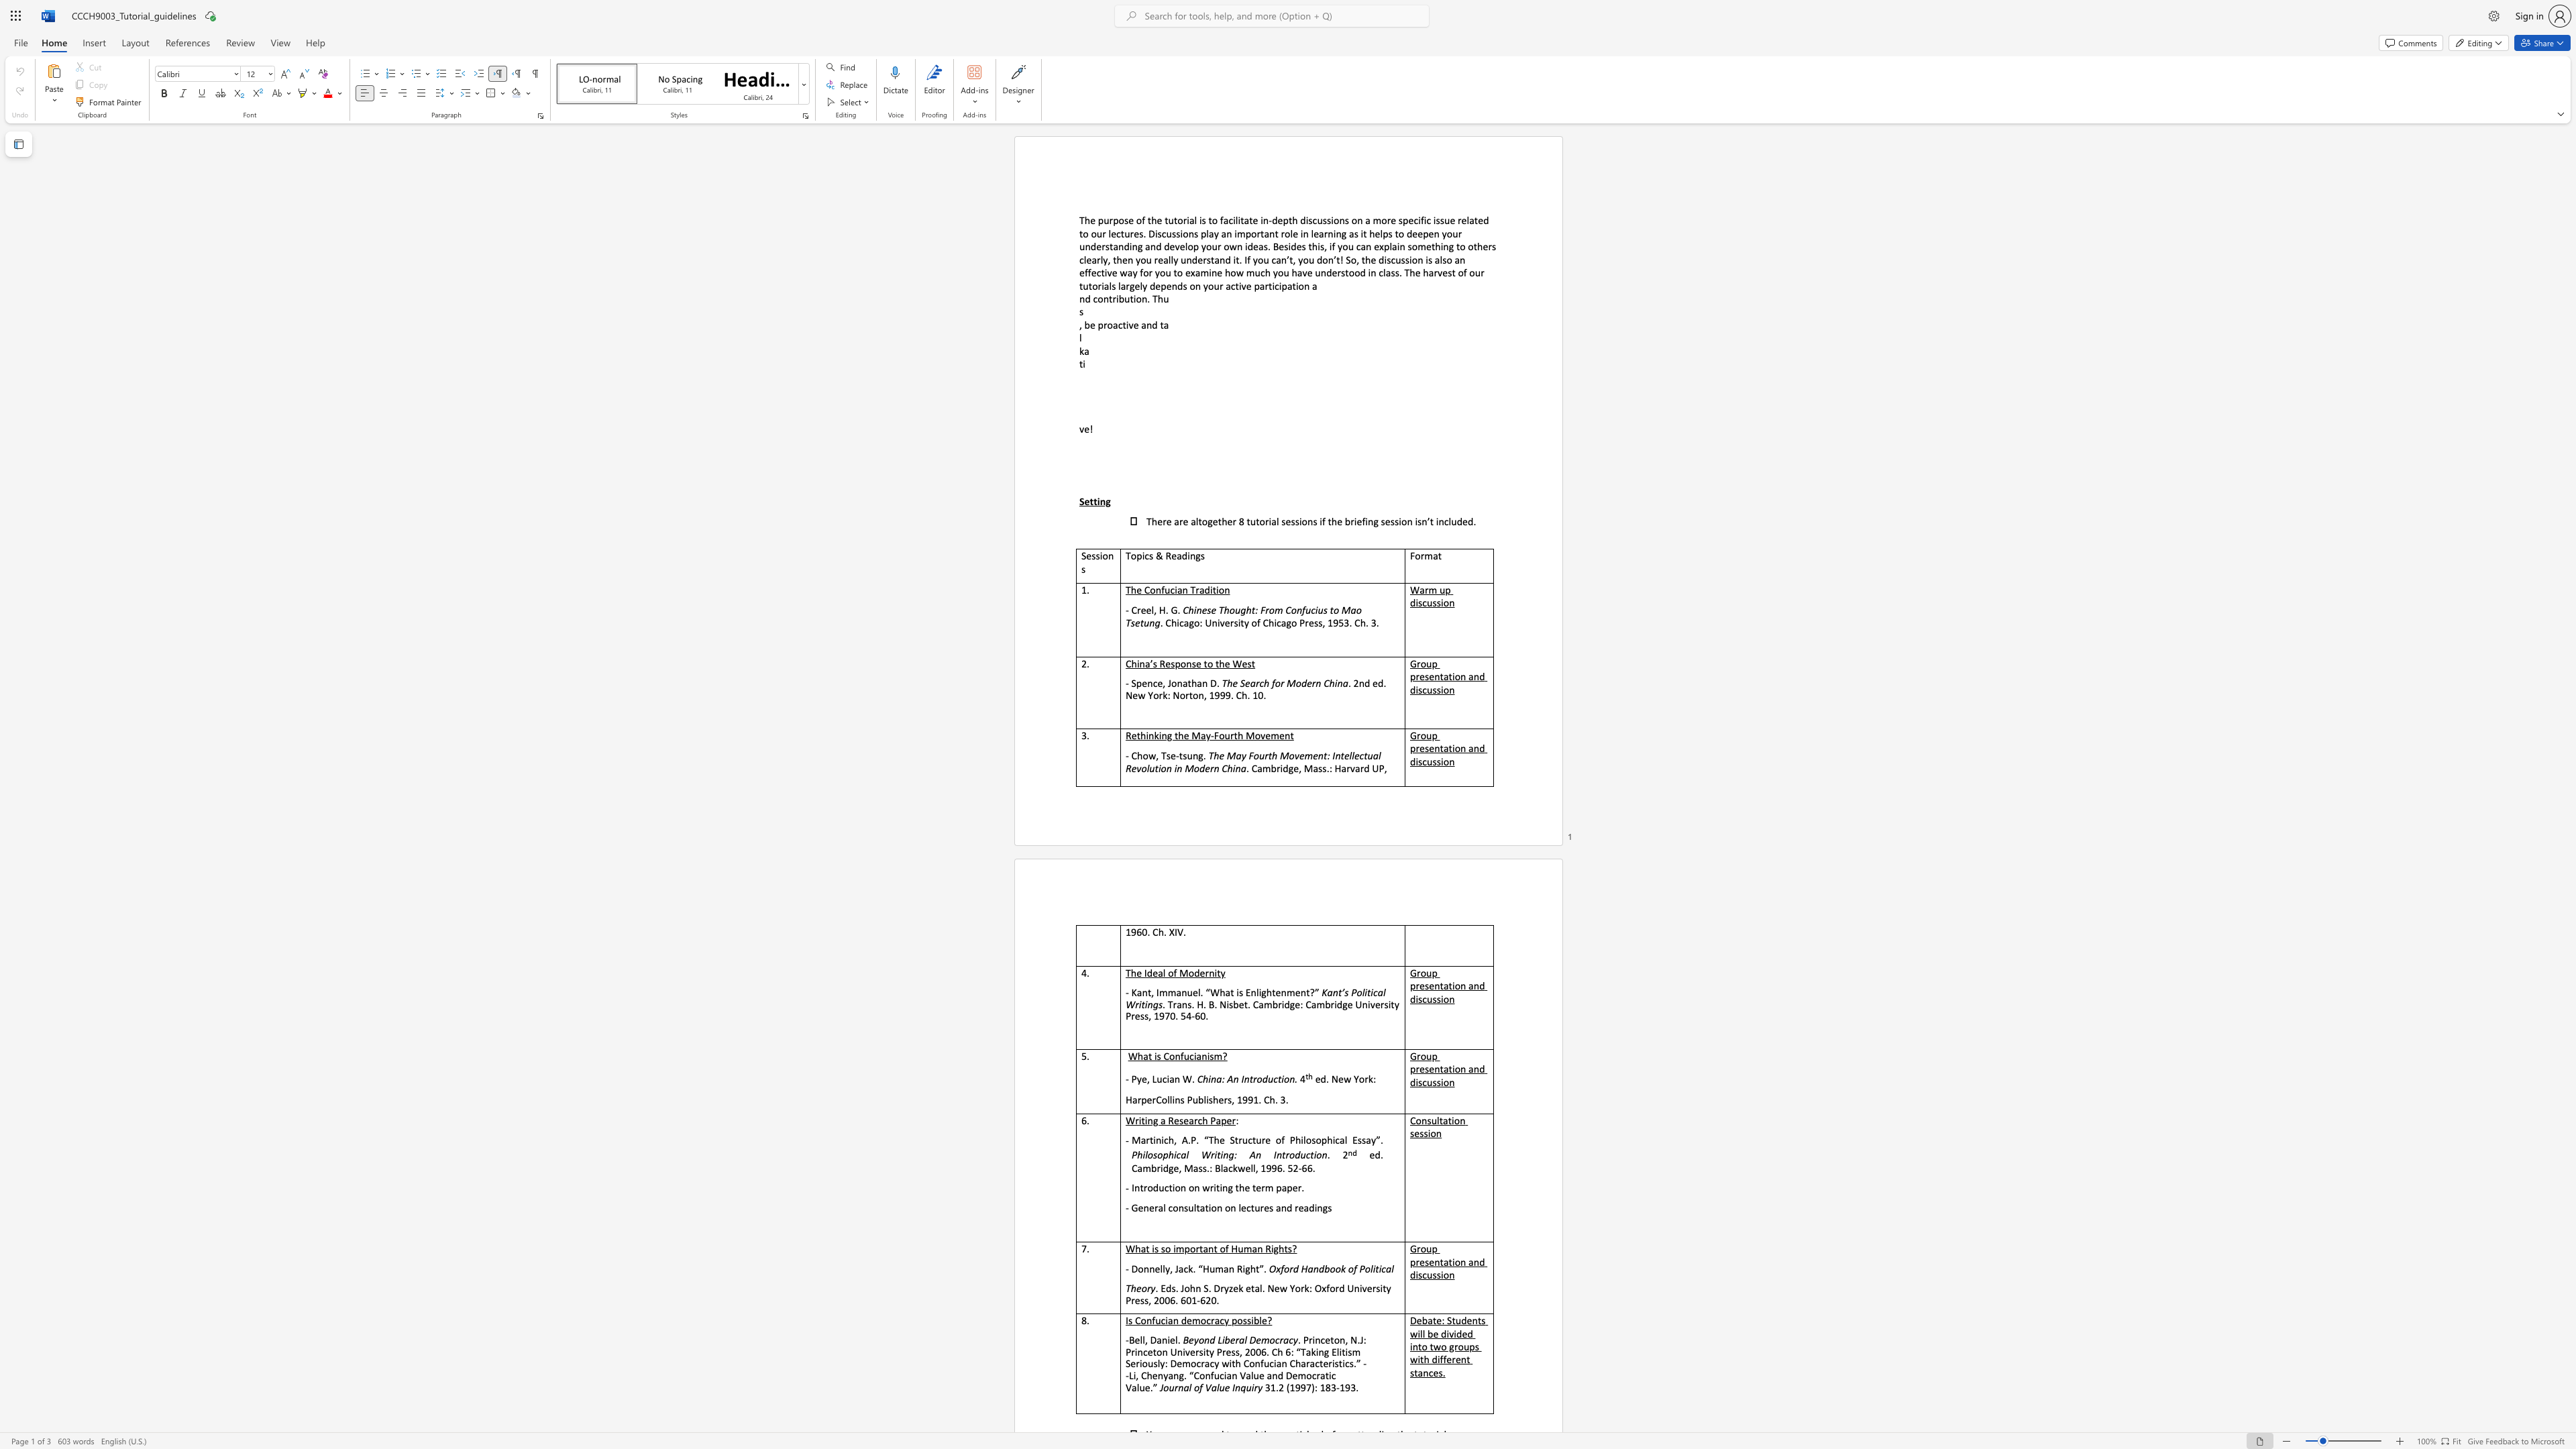 The image size is (2576, 1449). I want to click on the subset text ". “What is Enl" within the text "- Kant, Immanuel. “What is Enlightenment?”", so click(1200, 991).